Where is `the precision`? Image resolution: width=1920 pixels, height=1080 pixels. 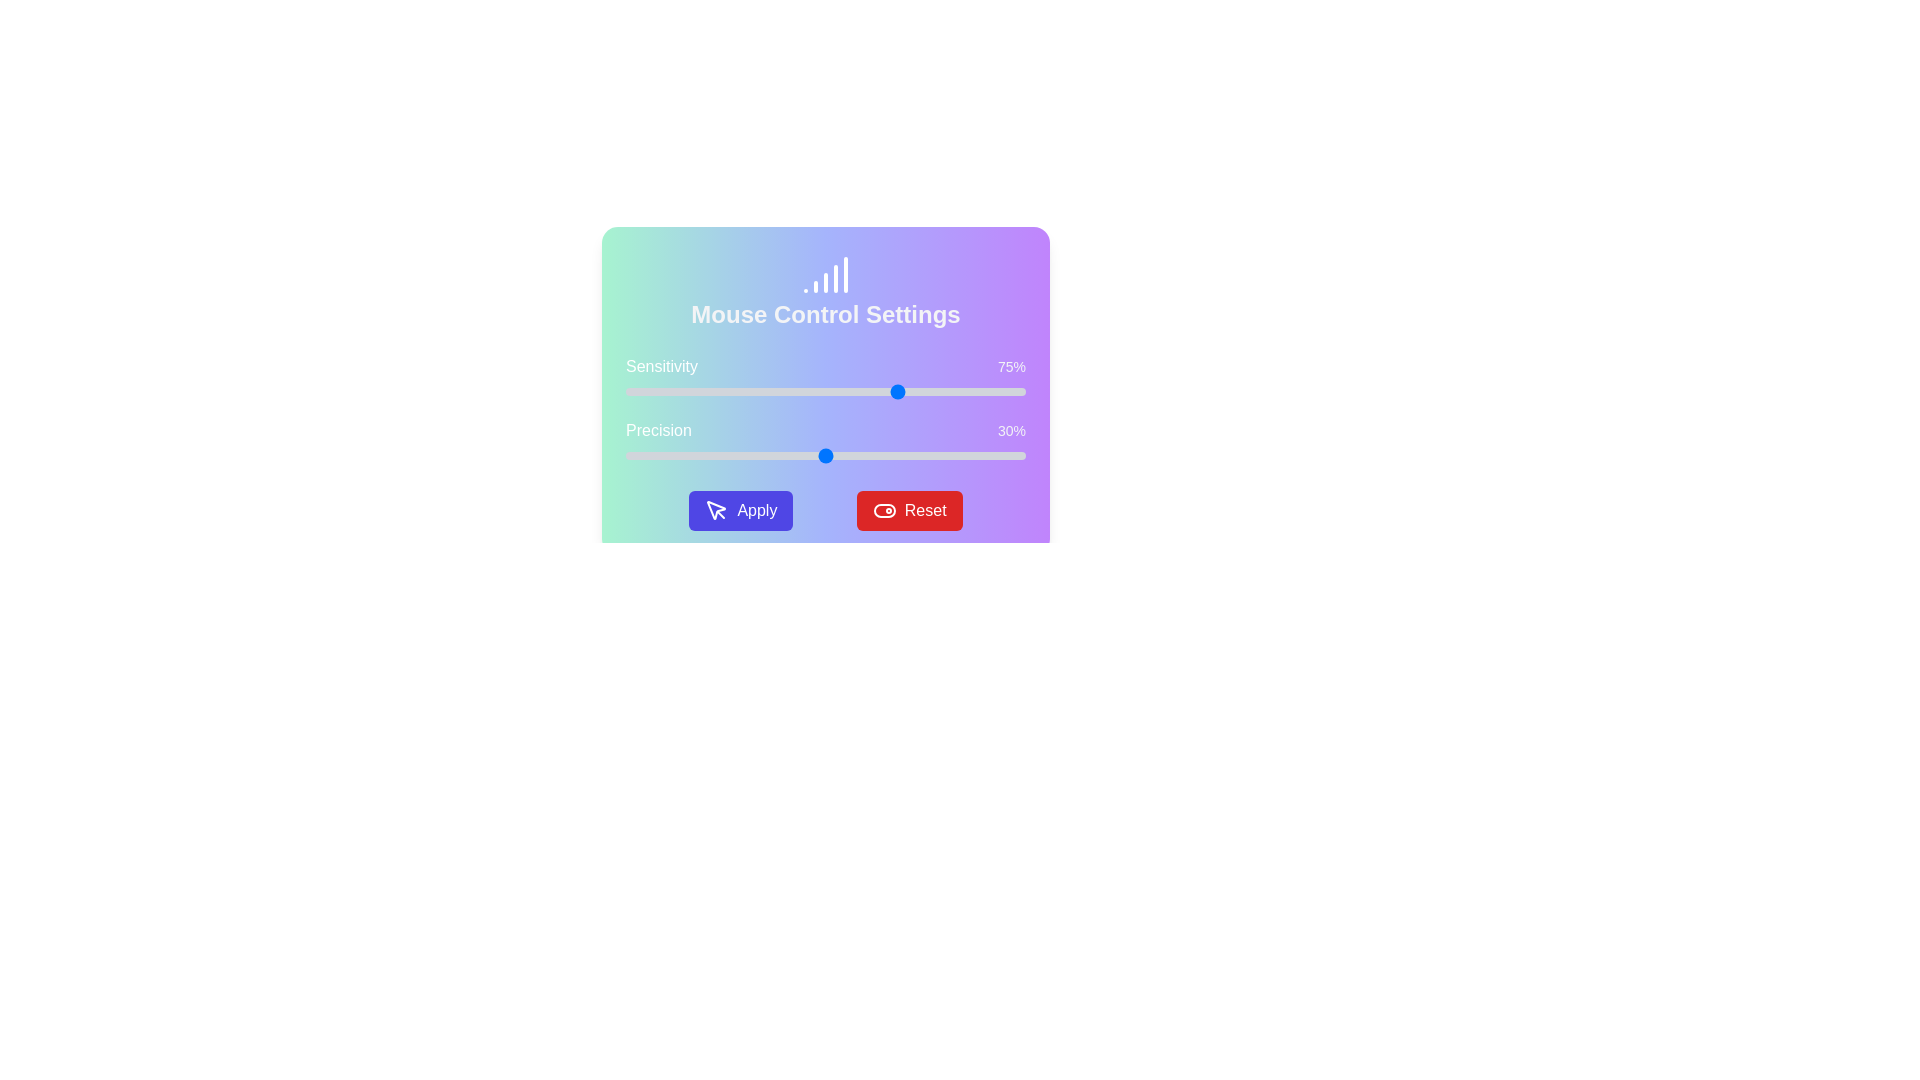
the precision is located at coordinates (754, 455).